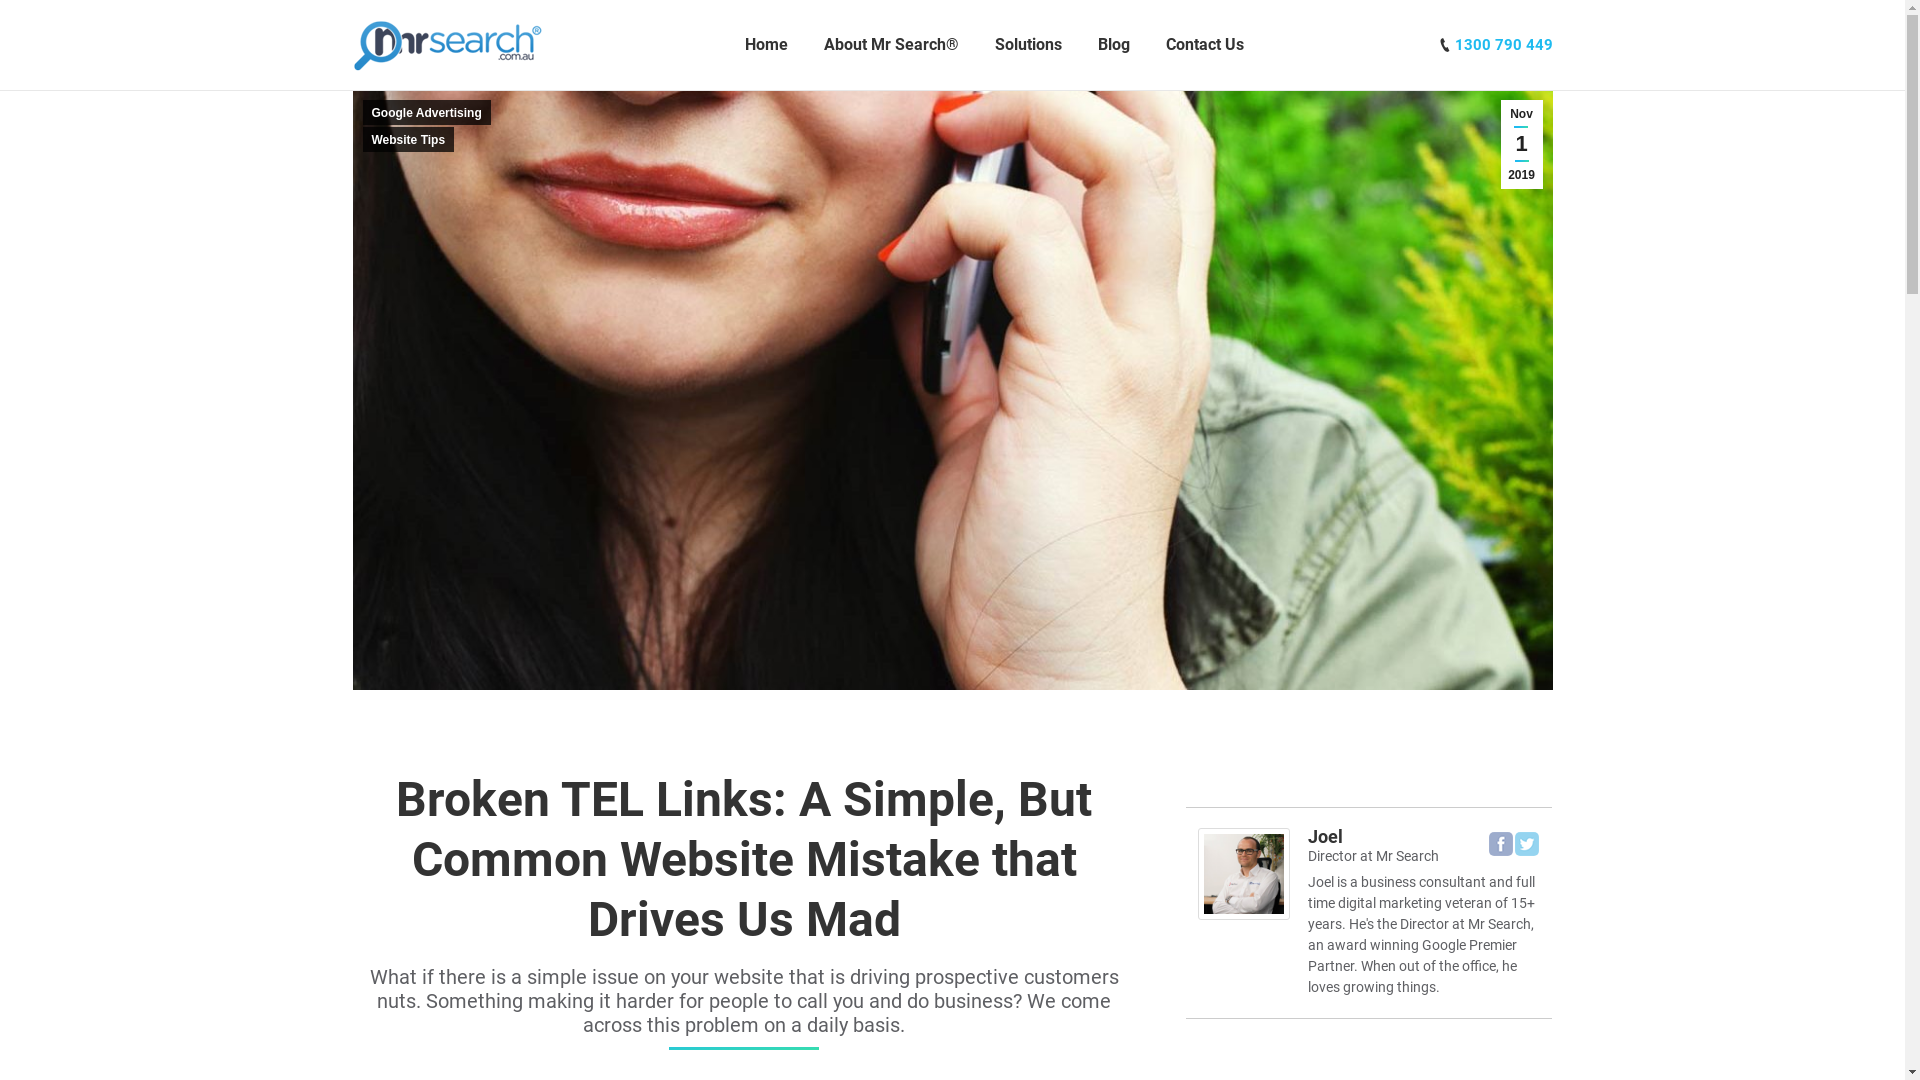 The image size is (1920, 1080). I want to click on 'Facebook', so click(1501, 844).